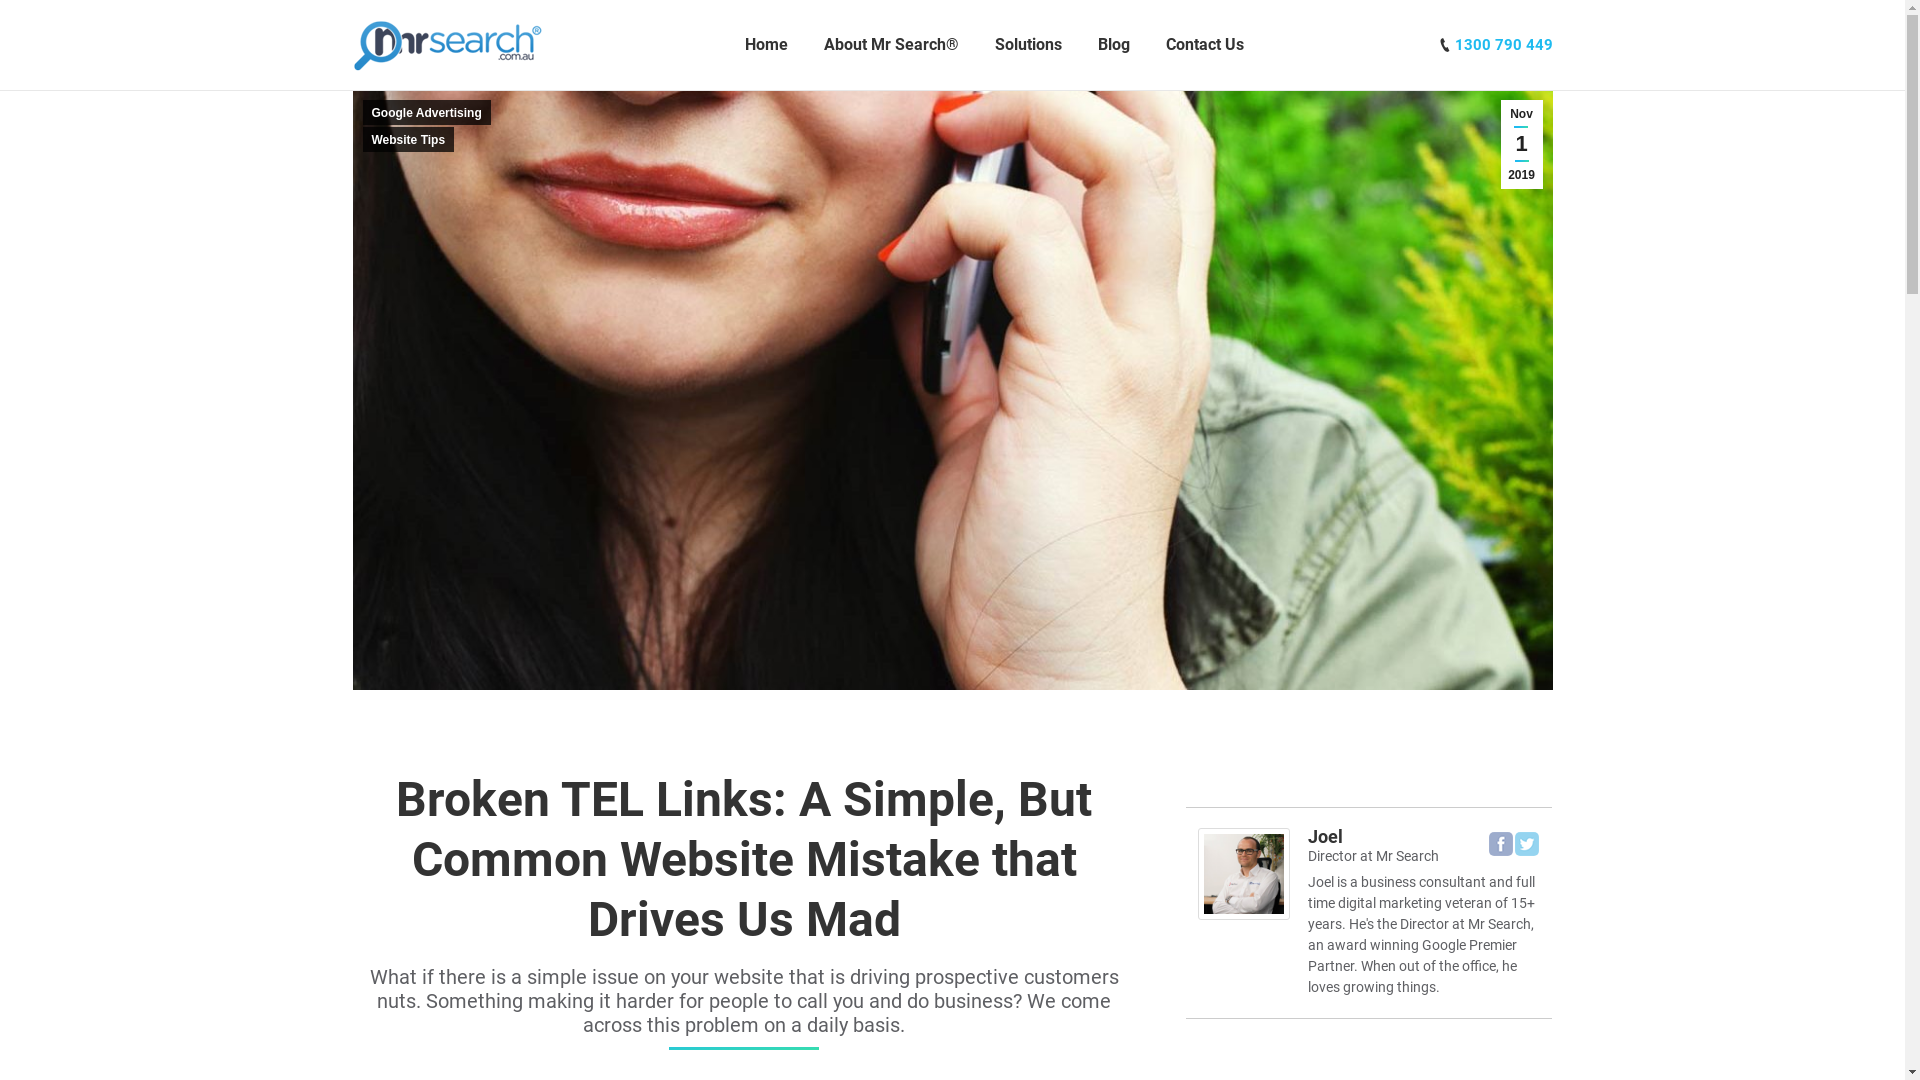 The image size is (1920, 1080). I want to click on 'Facebook', so click(1501, 844).